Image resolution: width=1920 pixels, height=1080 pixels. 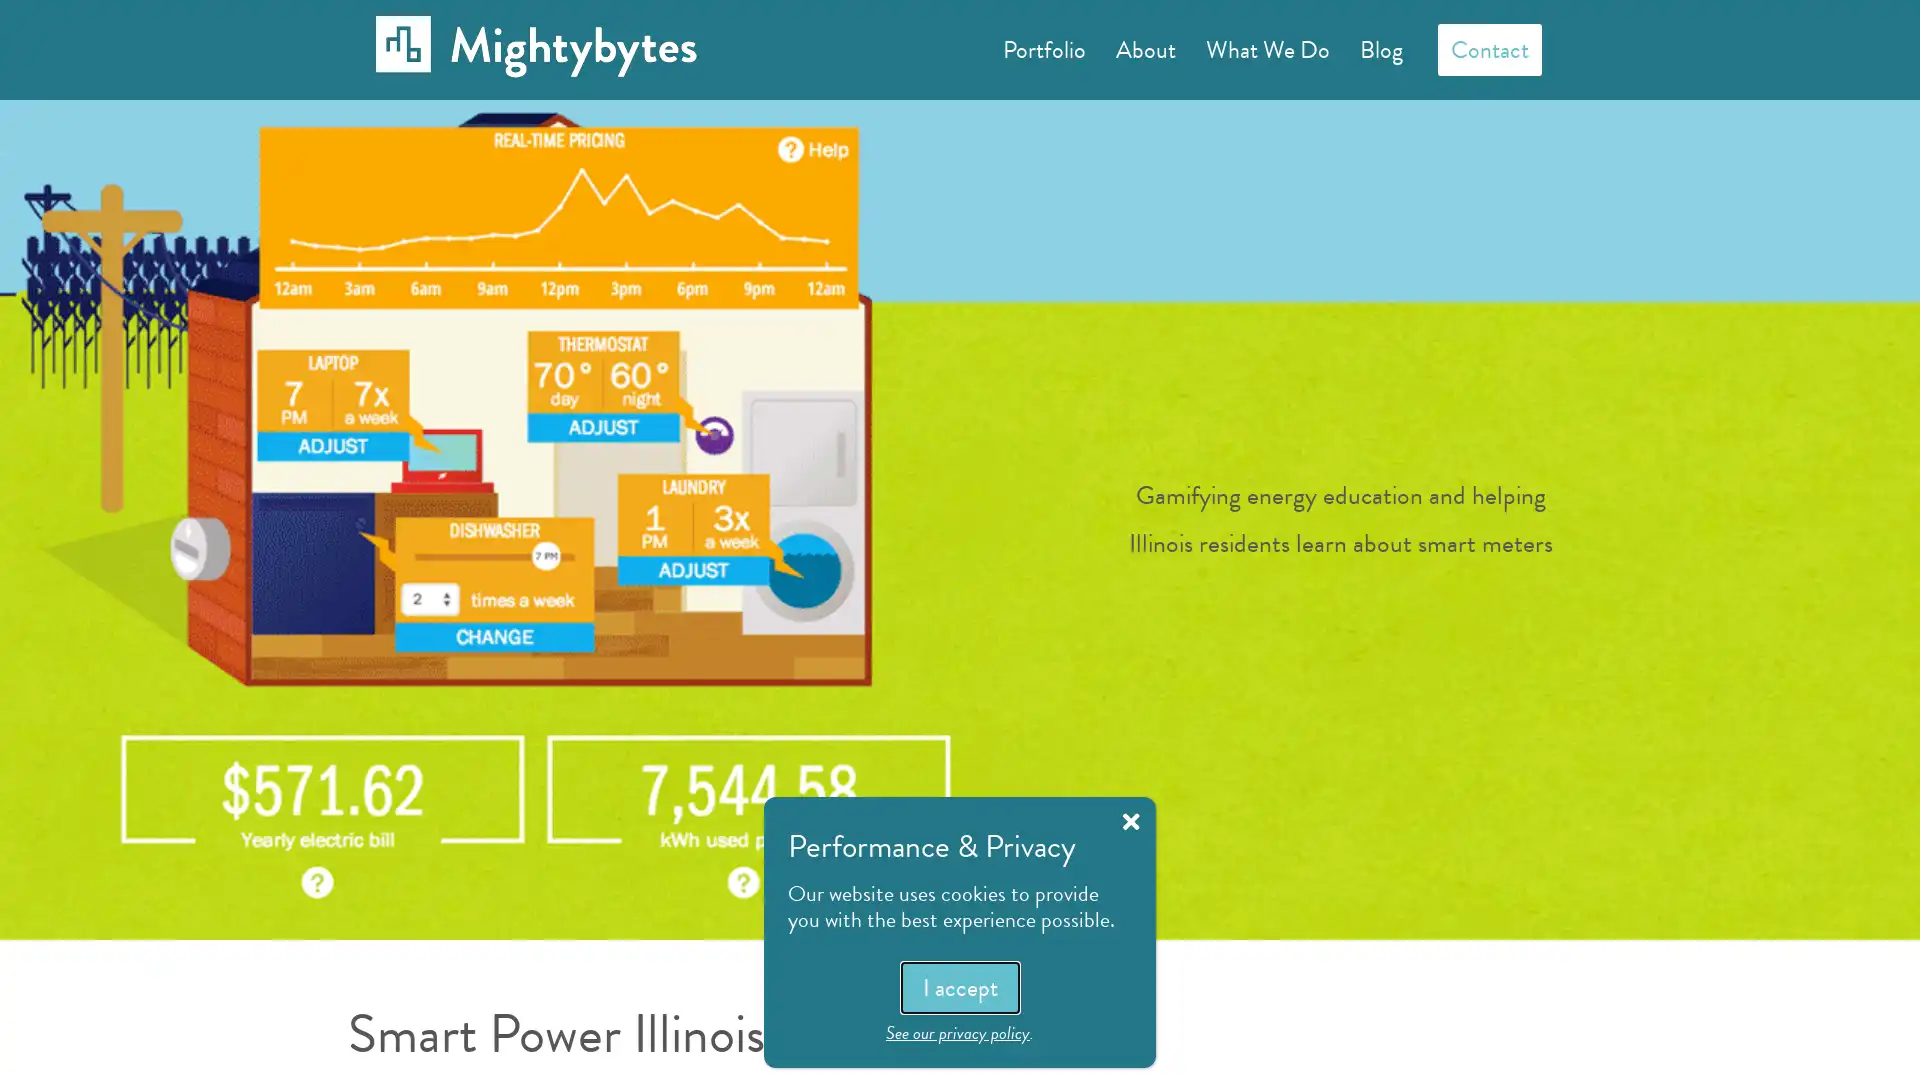 What do you see at coordinates (958, 986) in the screenshot?
I see `I accept` at bounding box center [958, 986].